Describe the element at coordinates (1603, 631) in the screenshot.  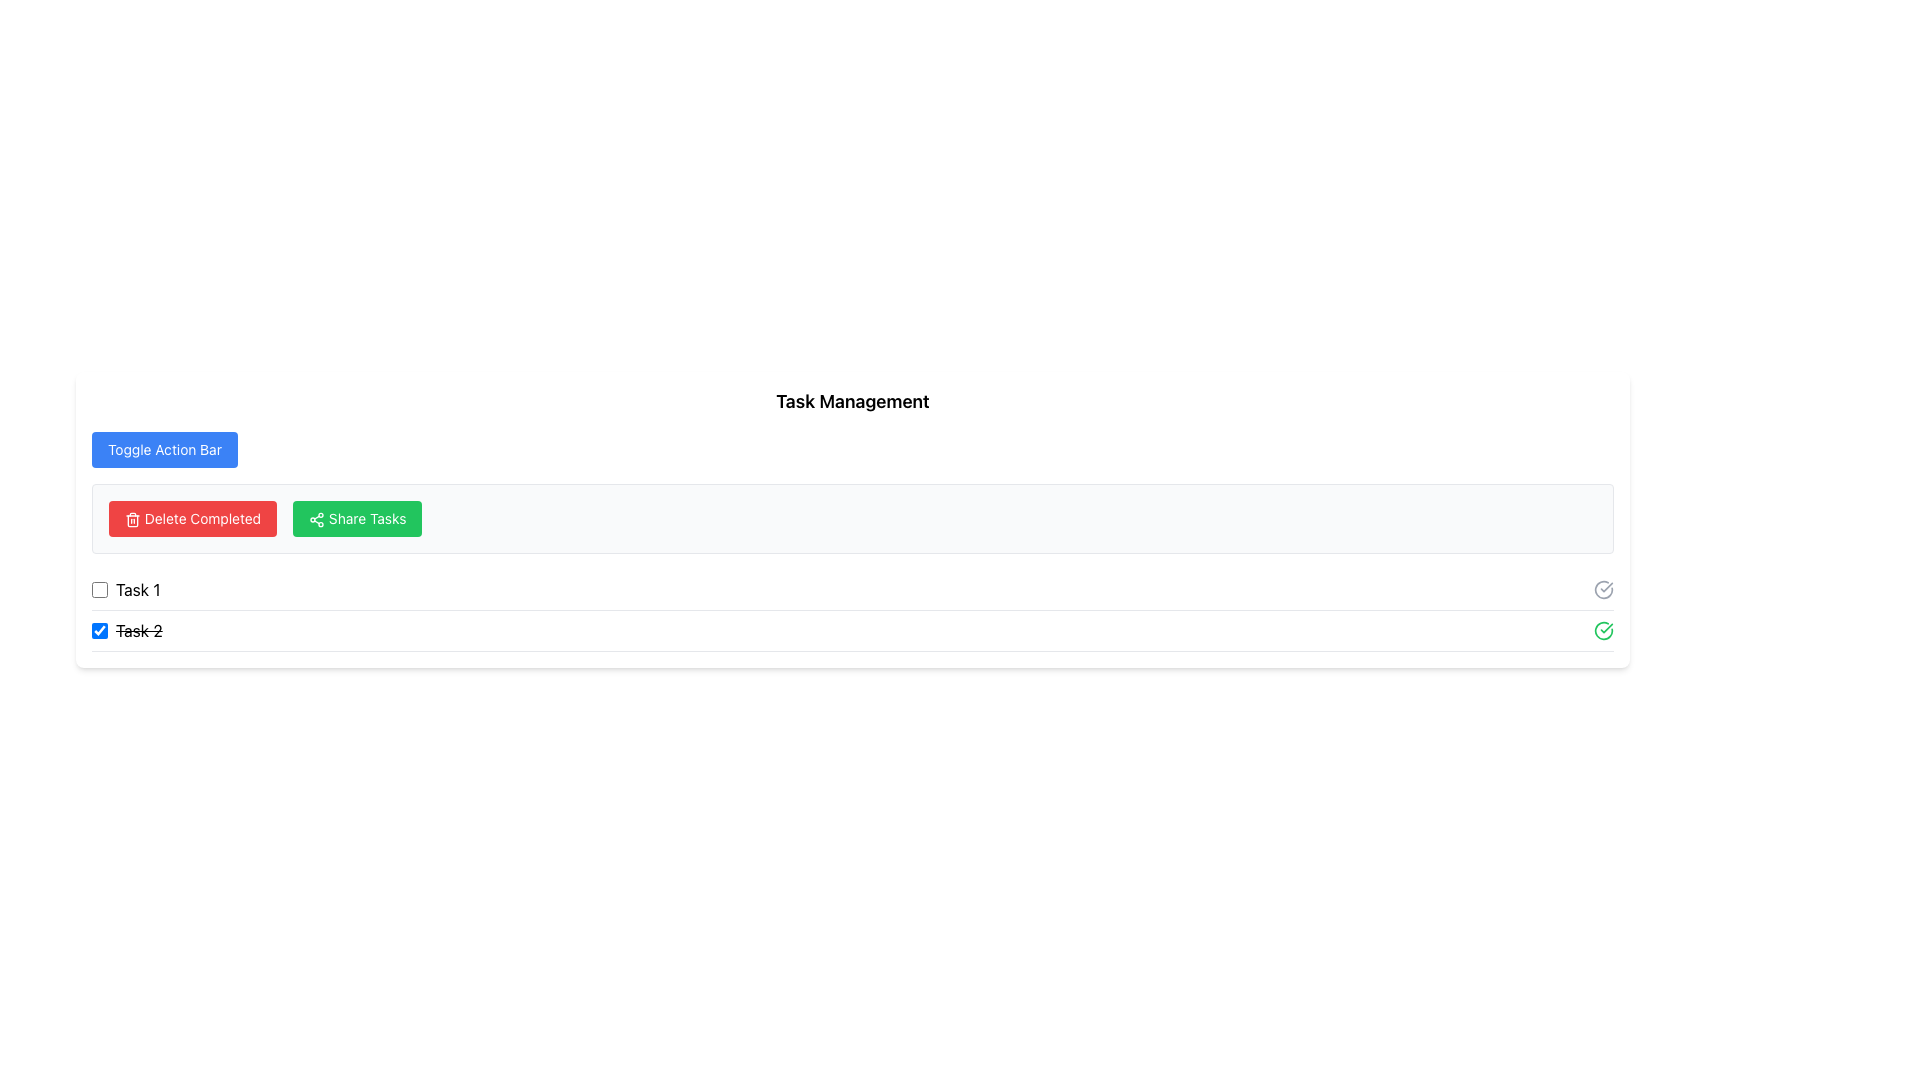
I see `the green checkmark graphical icon located at the right end of the second task item in the task management list` at that location.